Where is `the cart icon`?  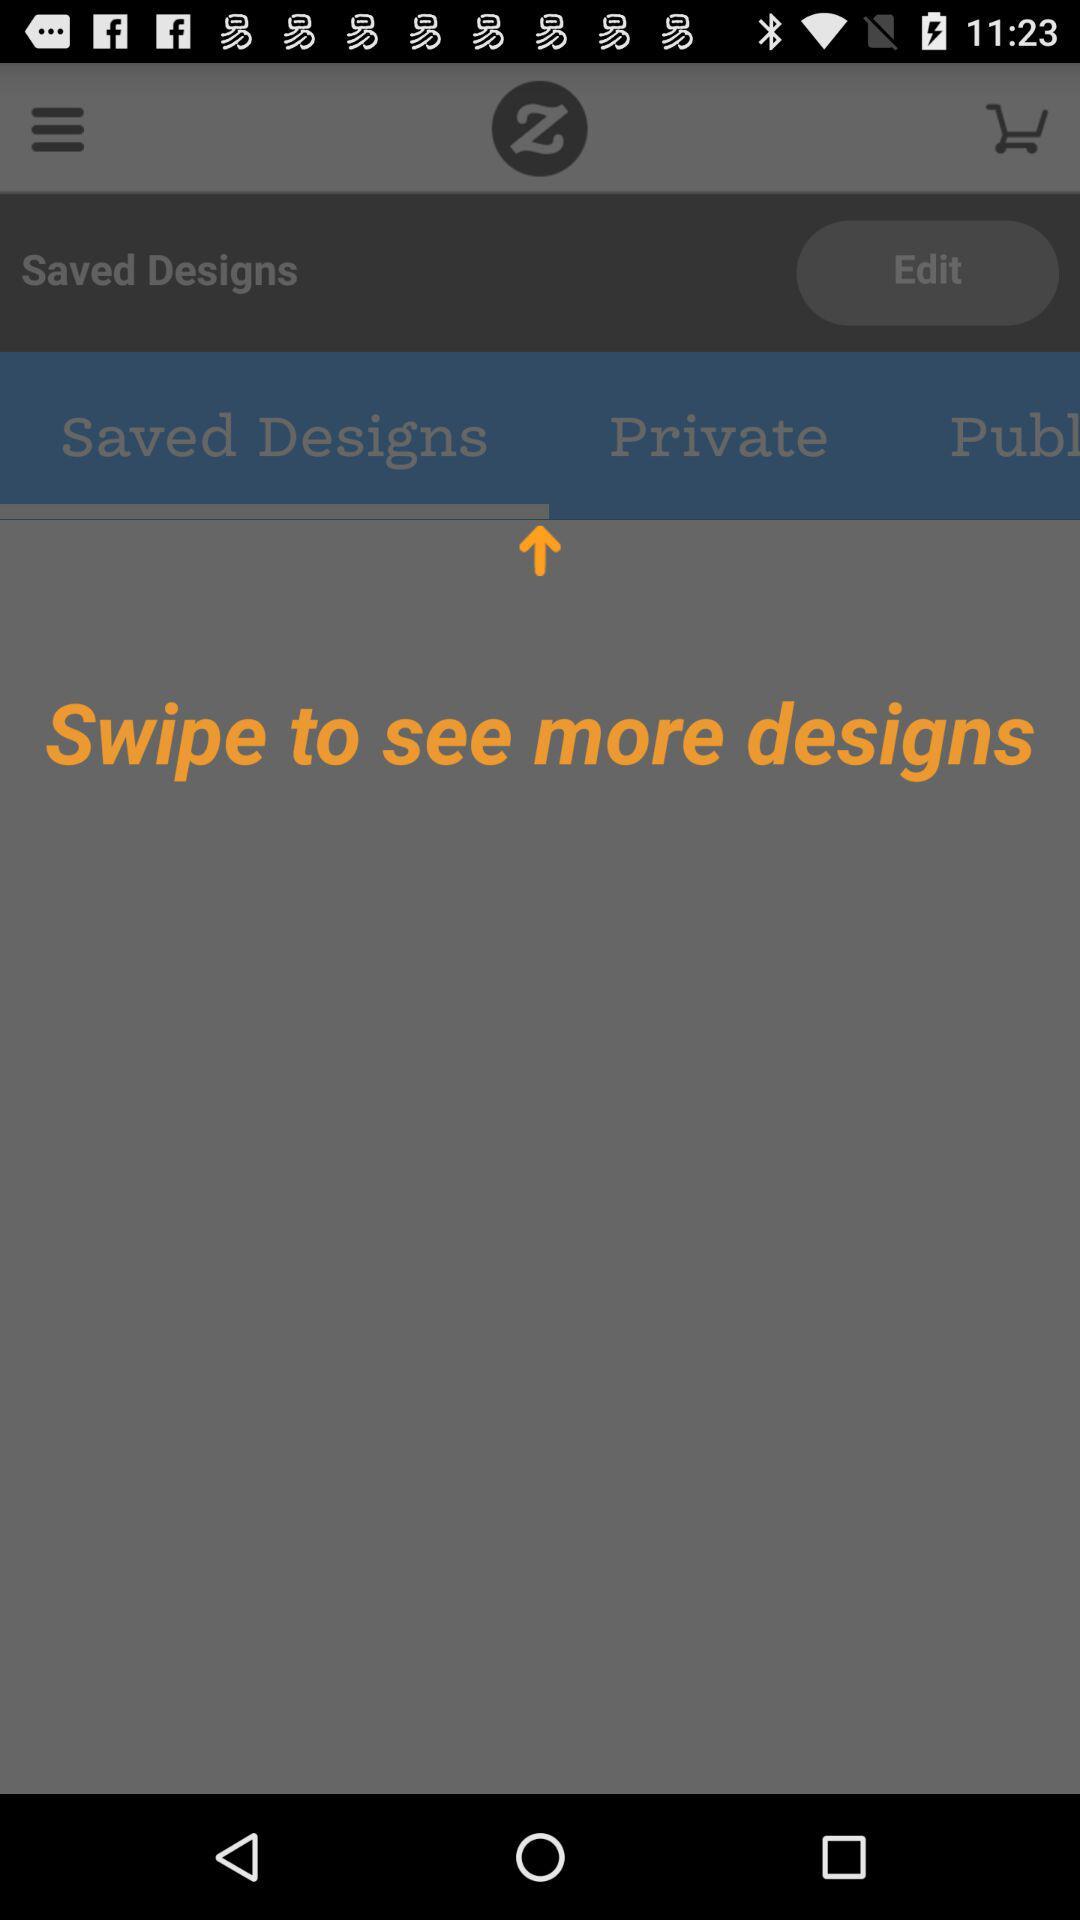 the cart icon is located at coordinates (1017, 136).